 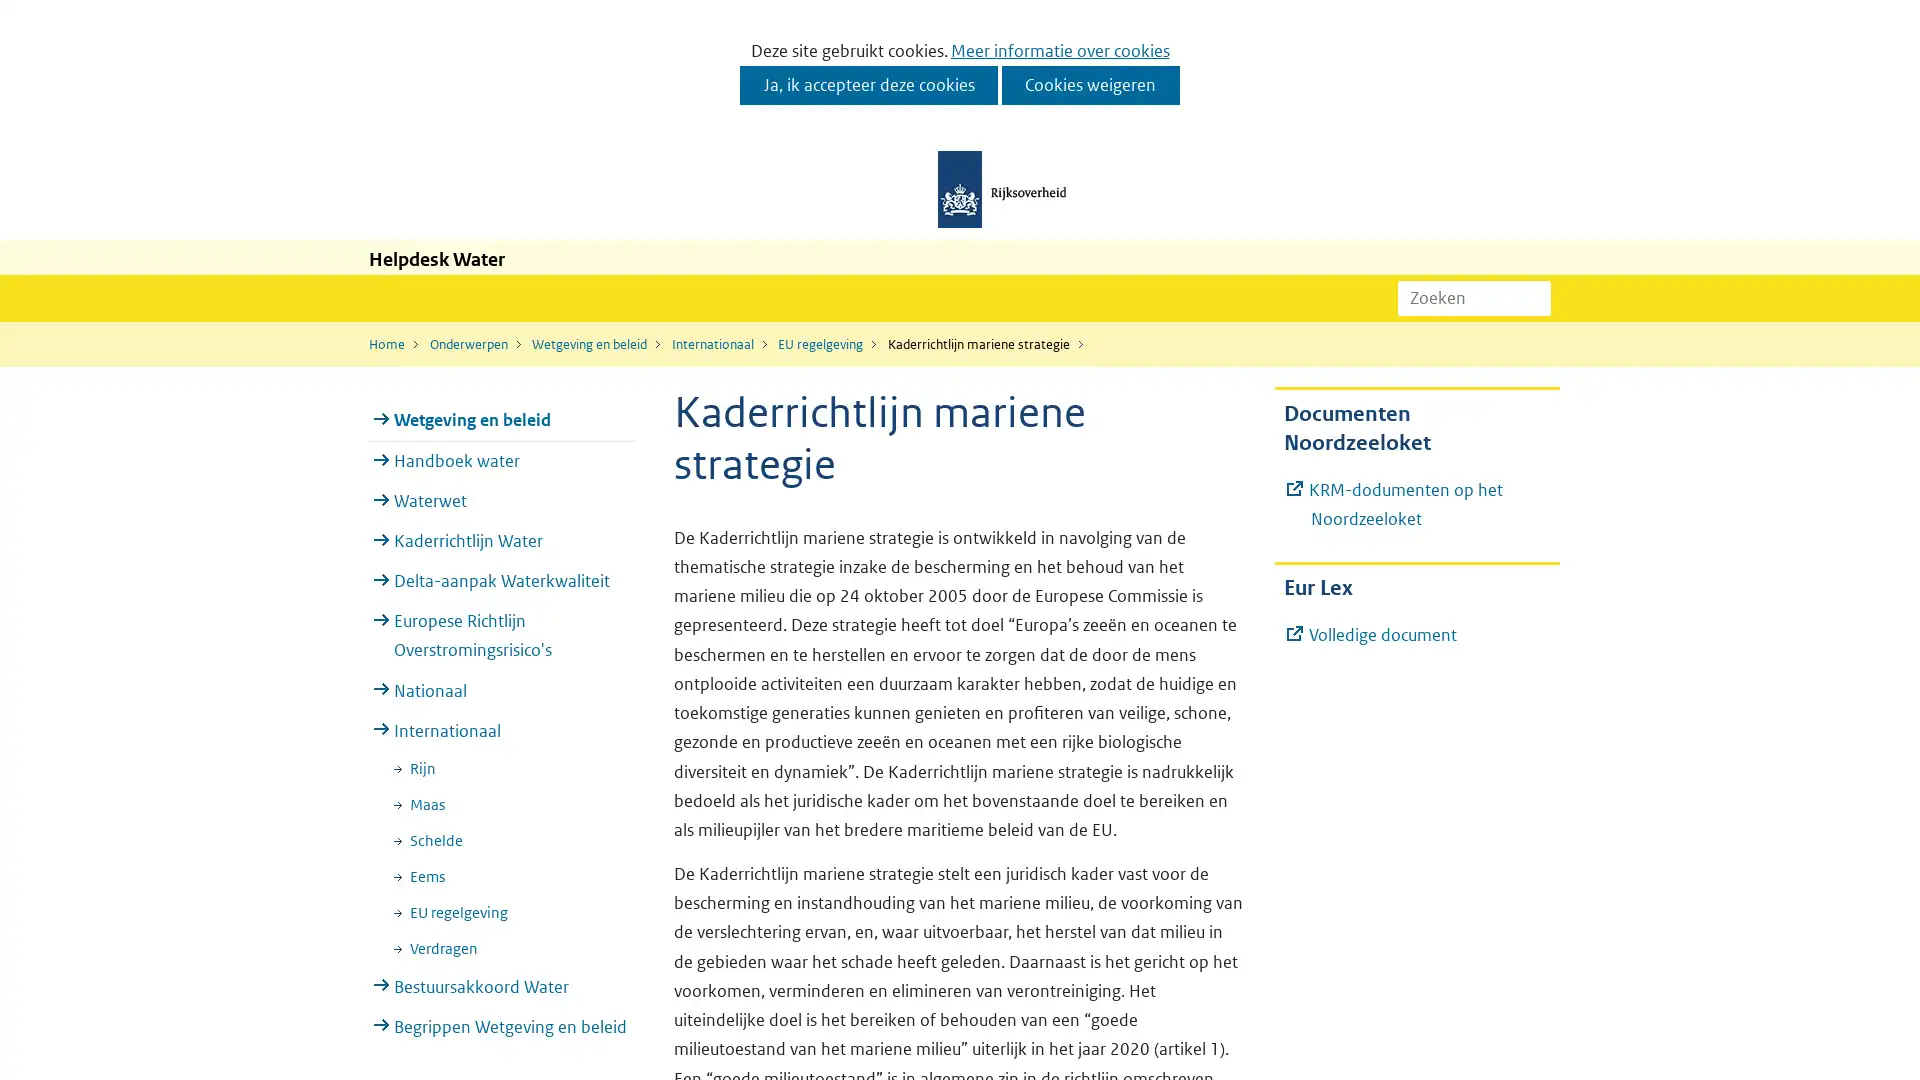 What do you see at coordinates (1089, 84) in the screenshot?
I see `Cookies weigeren` at bounding box center [1089, 84].